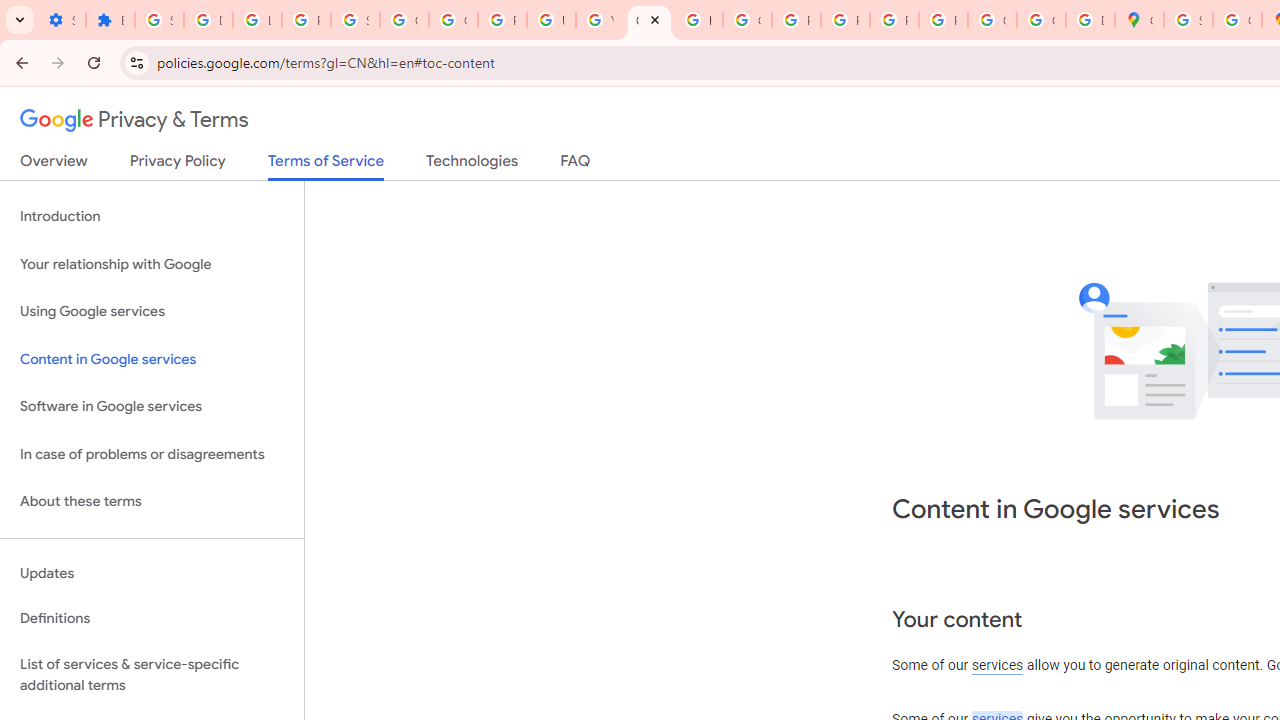 The width and height of the screenshot is (1280, 720). Describe the element at coordinates (326, 165) in the screenshot. I see `'Terms of Service'` at that location.